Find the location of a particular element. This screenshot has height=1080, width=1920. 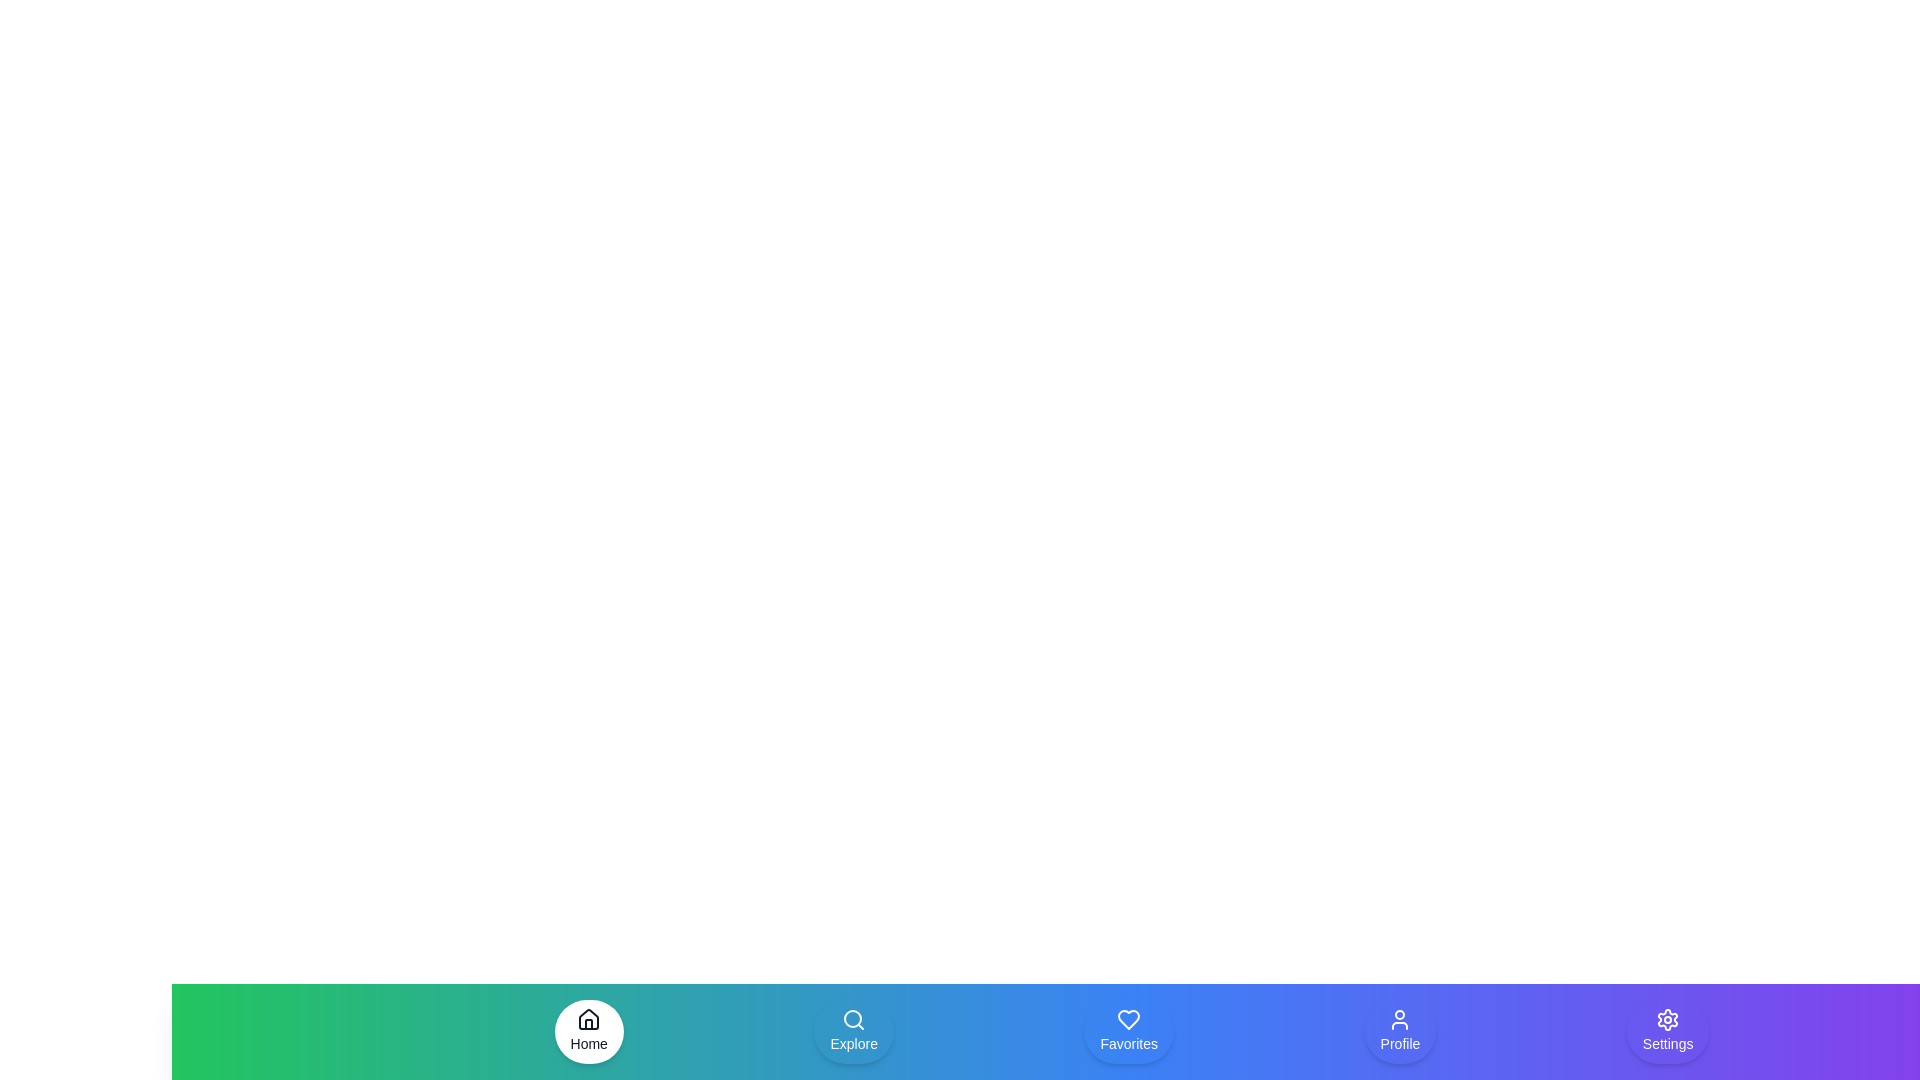

the navigation item Profile is located at coordinates (1399, 1032).